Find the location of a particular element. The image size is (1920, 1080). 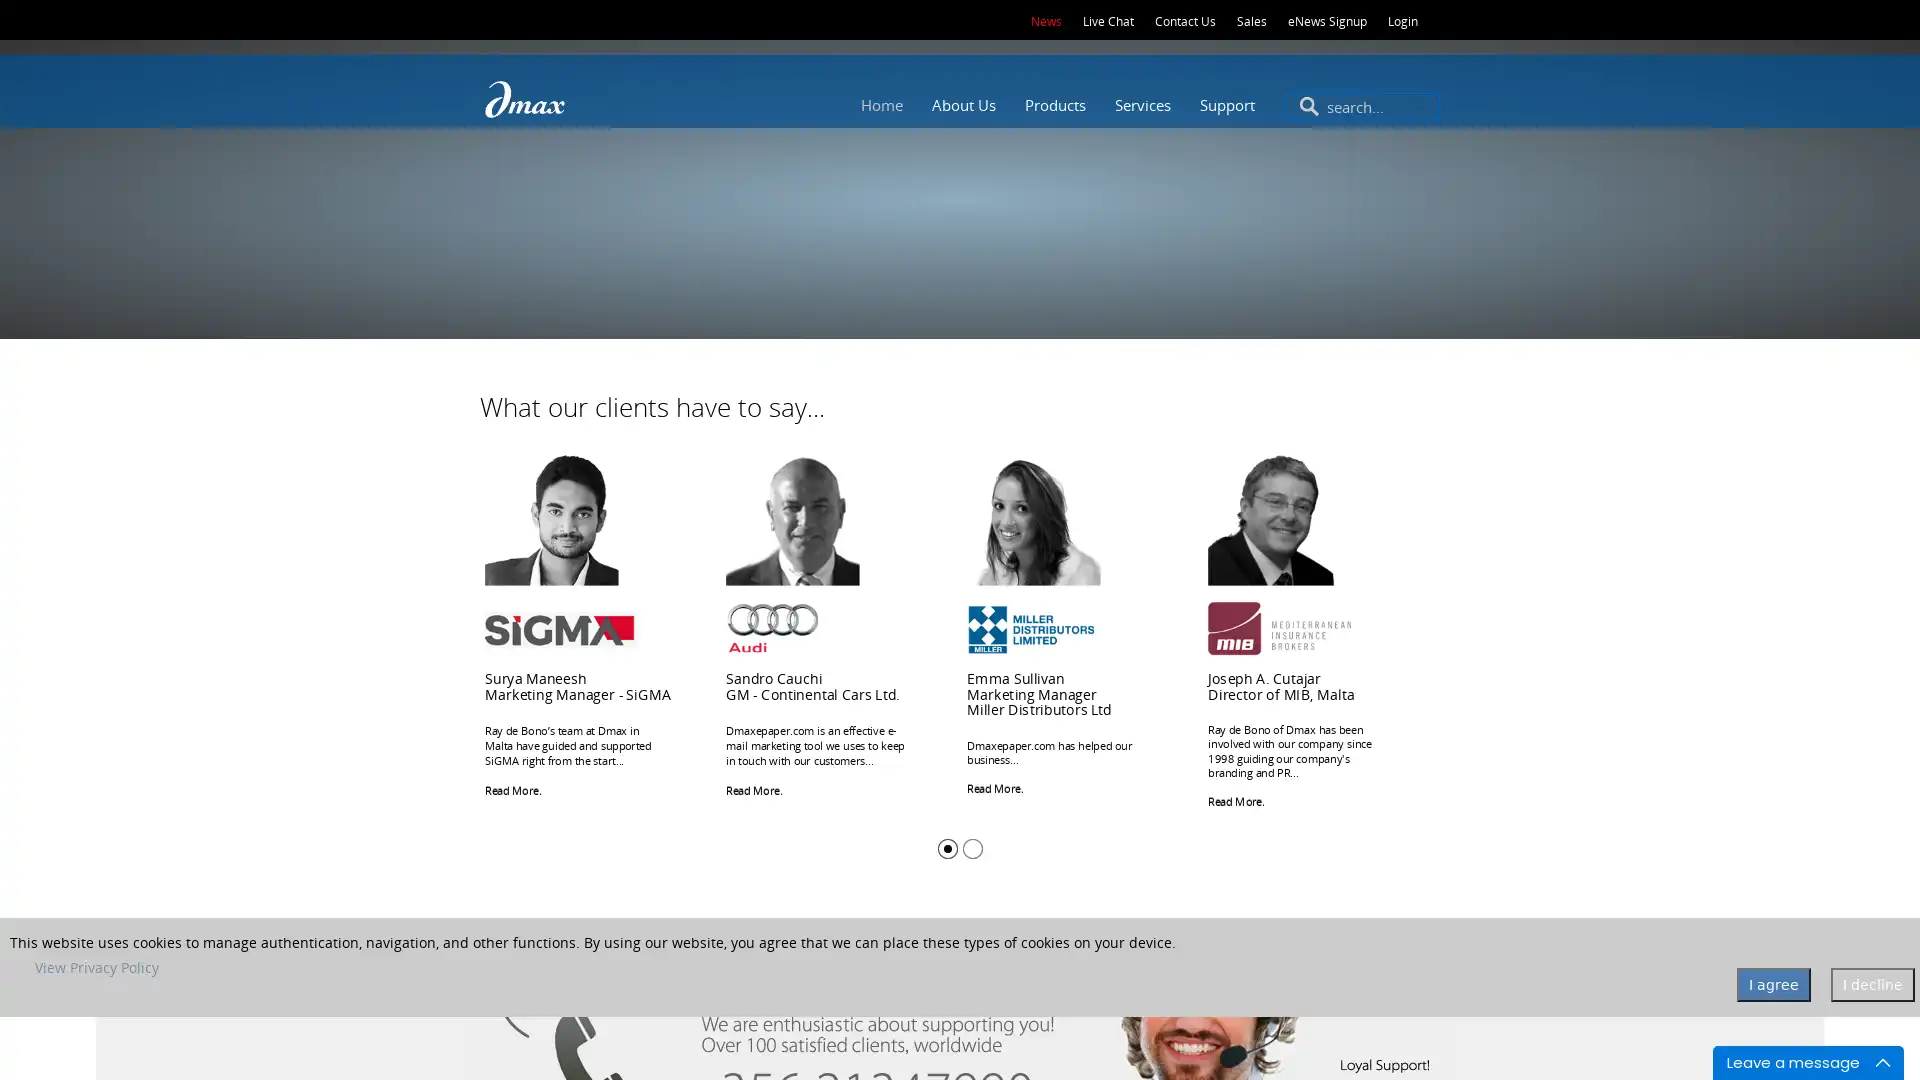

I agree is located at coordinates (1774, 983).